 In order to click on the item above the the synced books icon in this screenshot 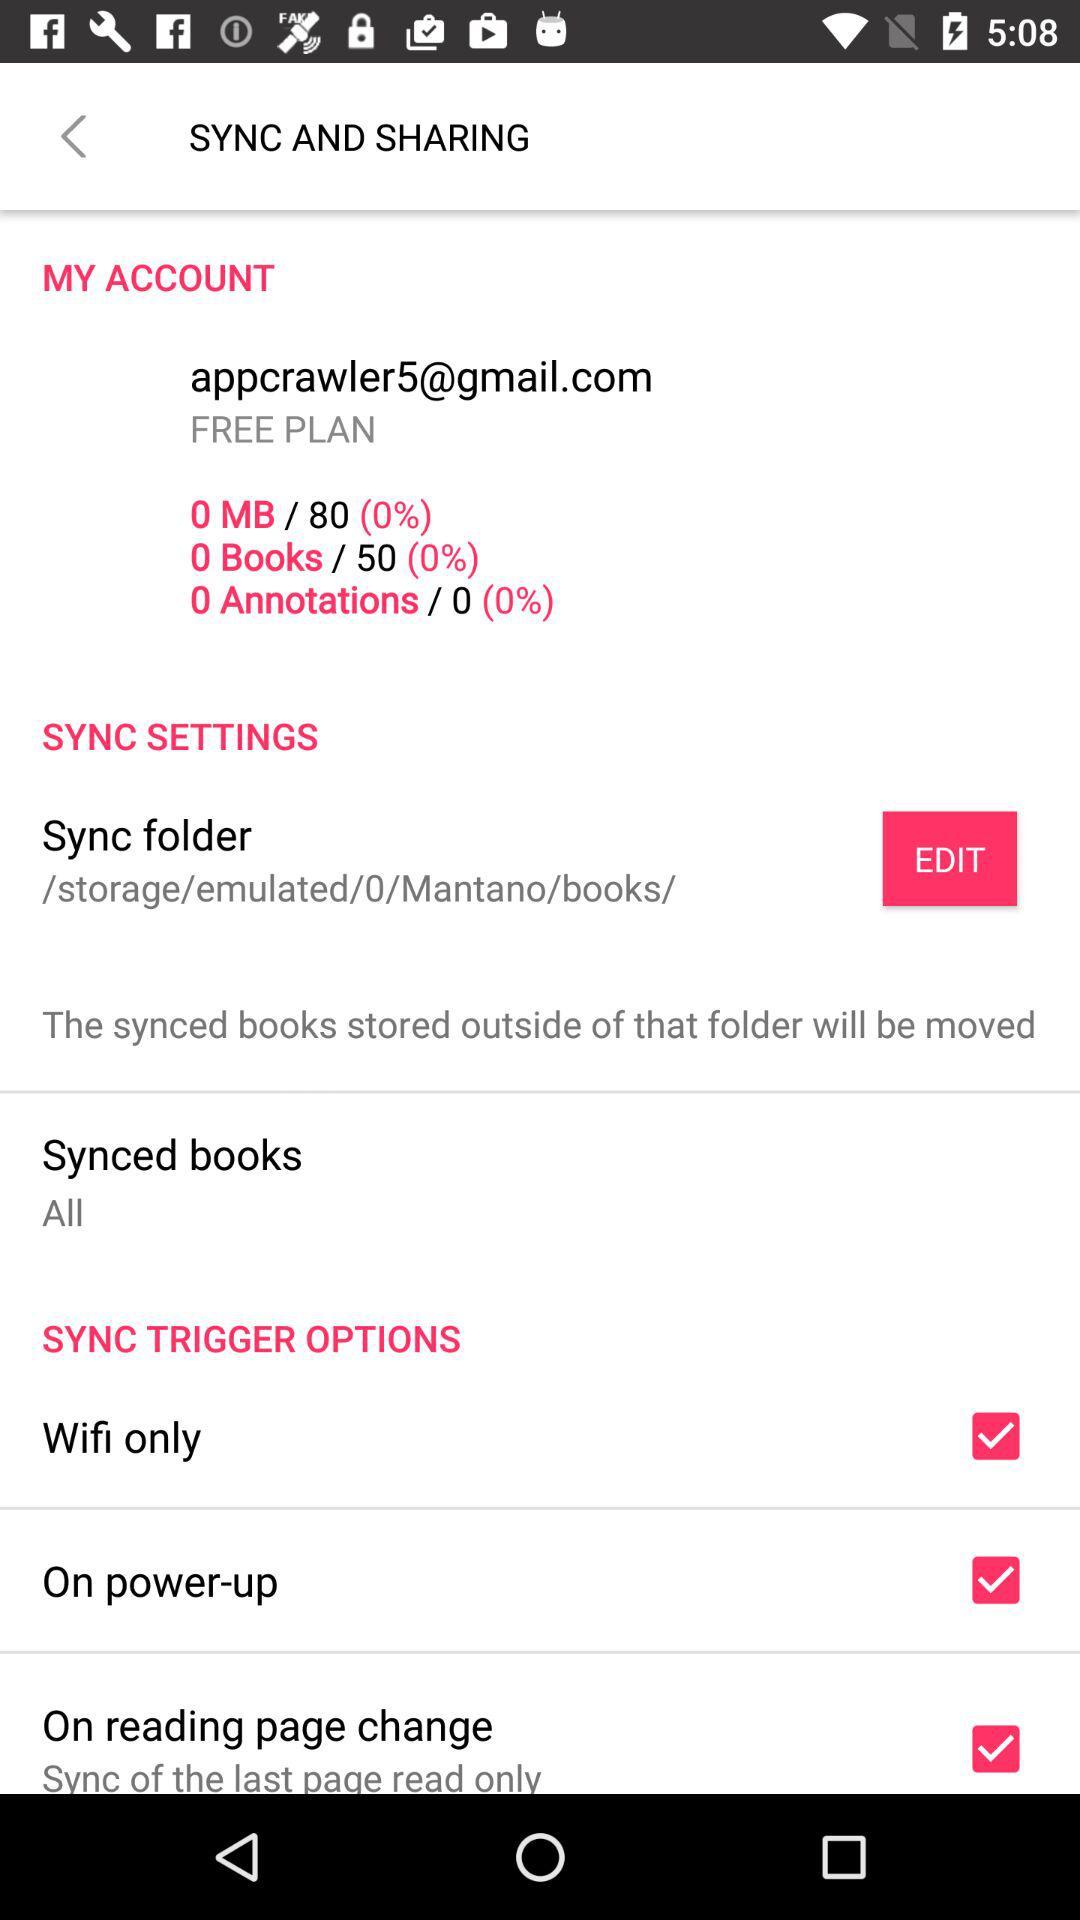, I will do `click(948, 858)`.